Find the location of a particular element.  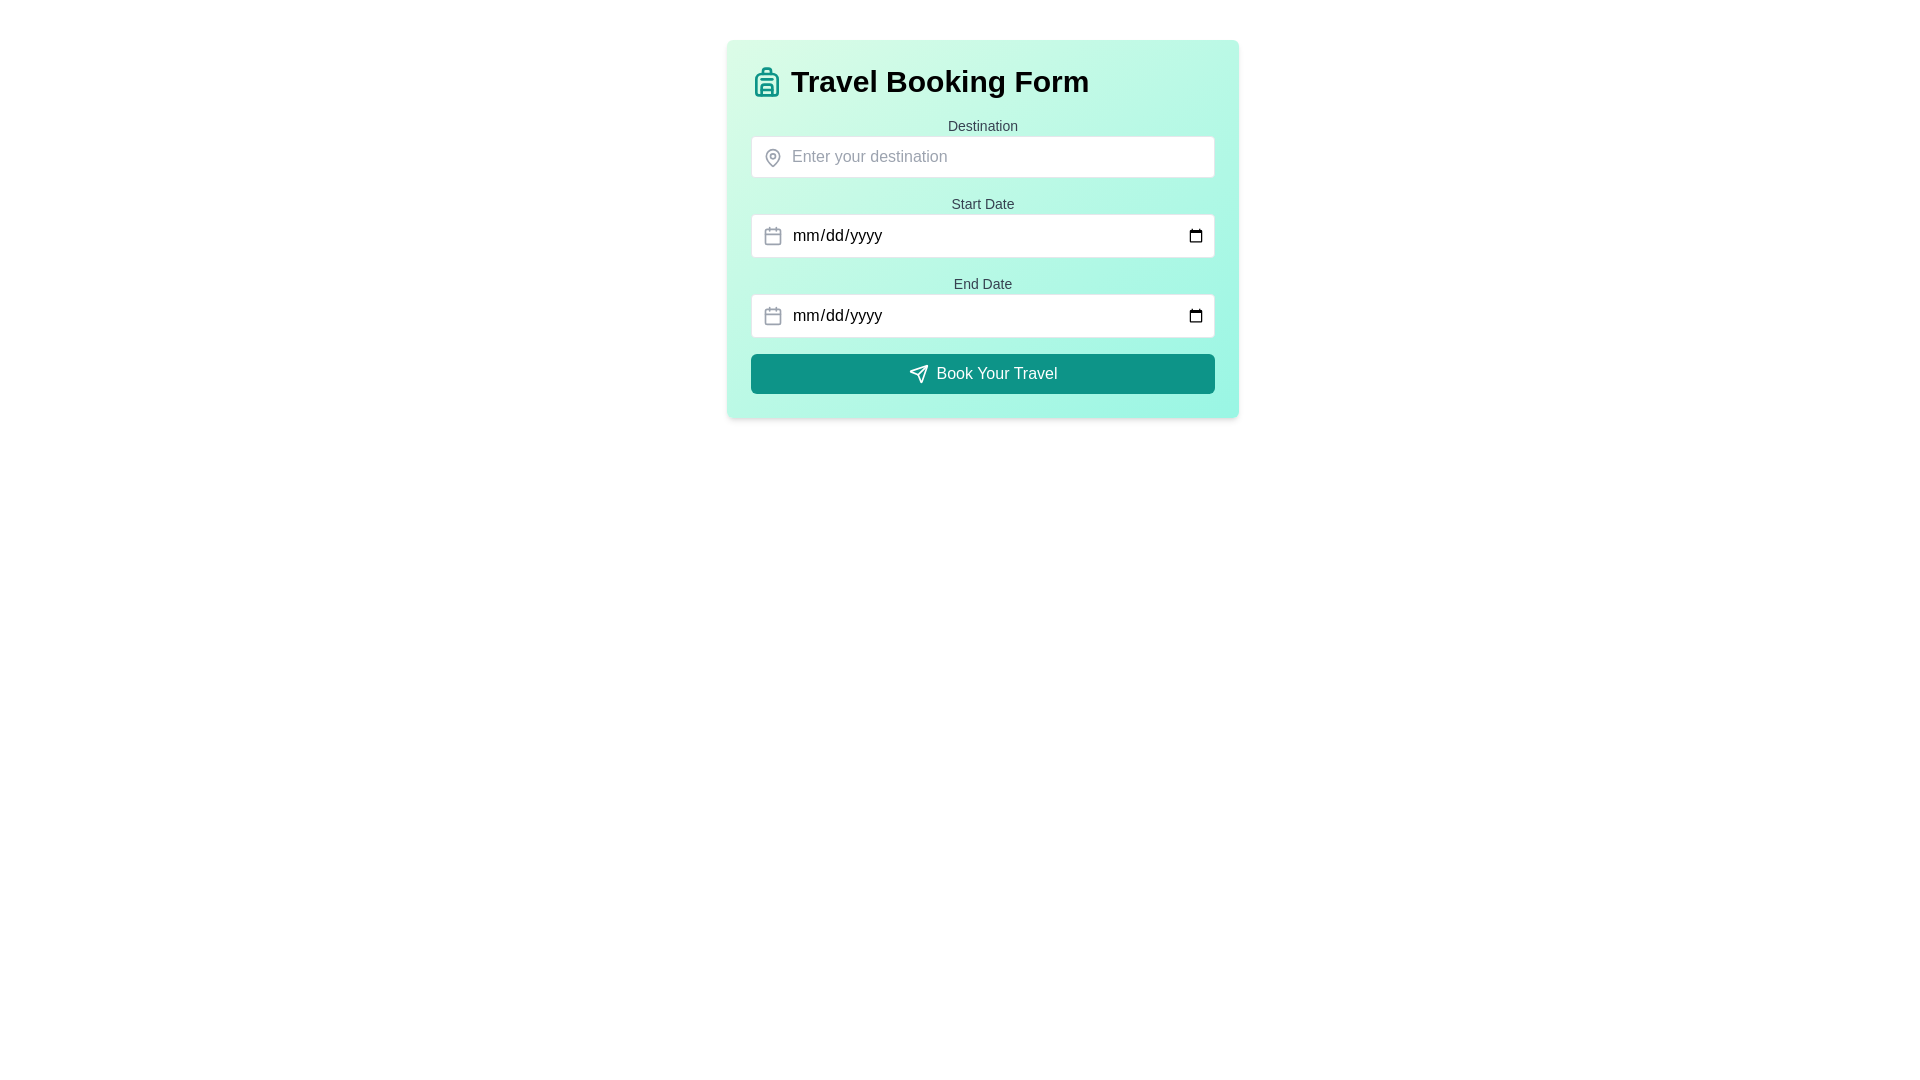

the text label that serves as a contextual instruction for the input field below, which is centered horizontally and positioned just above an input field with a calendar icon is located at coordinates (983, 204).